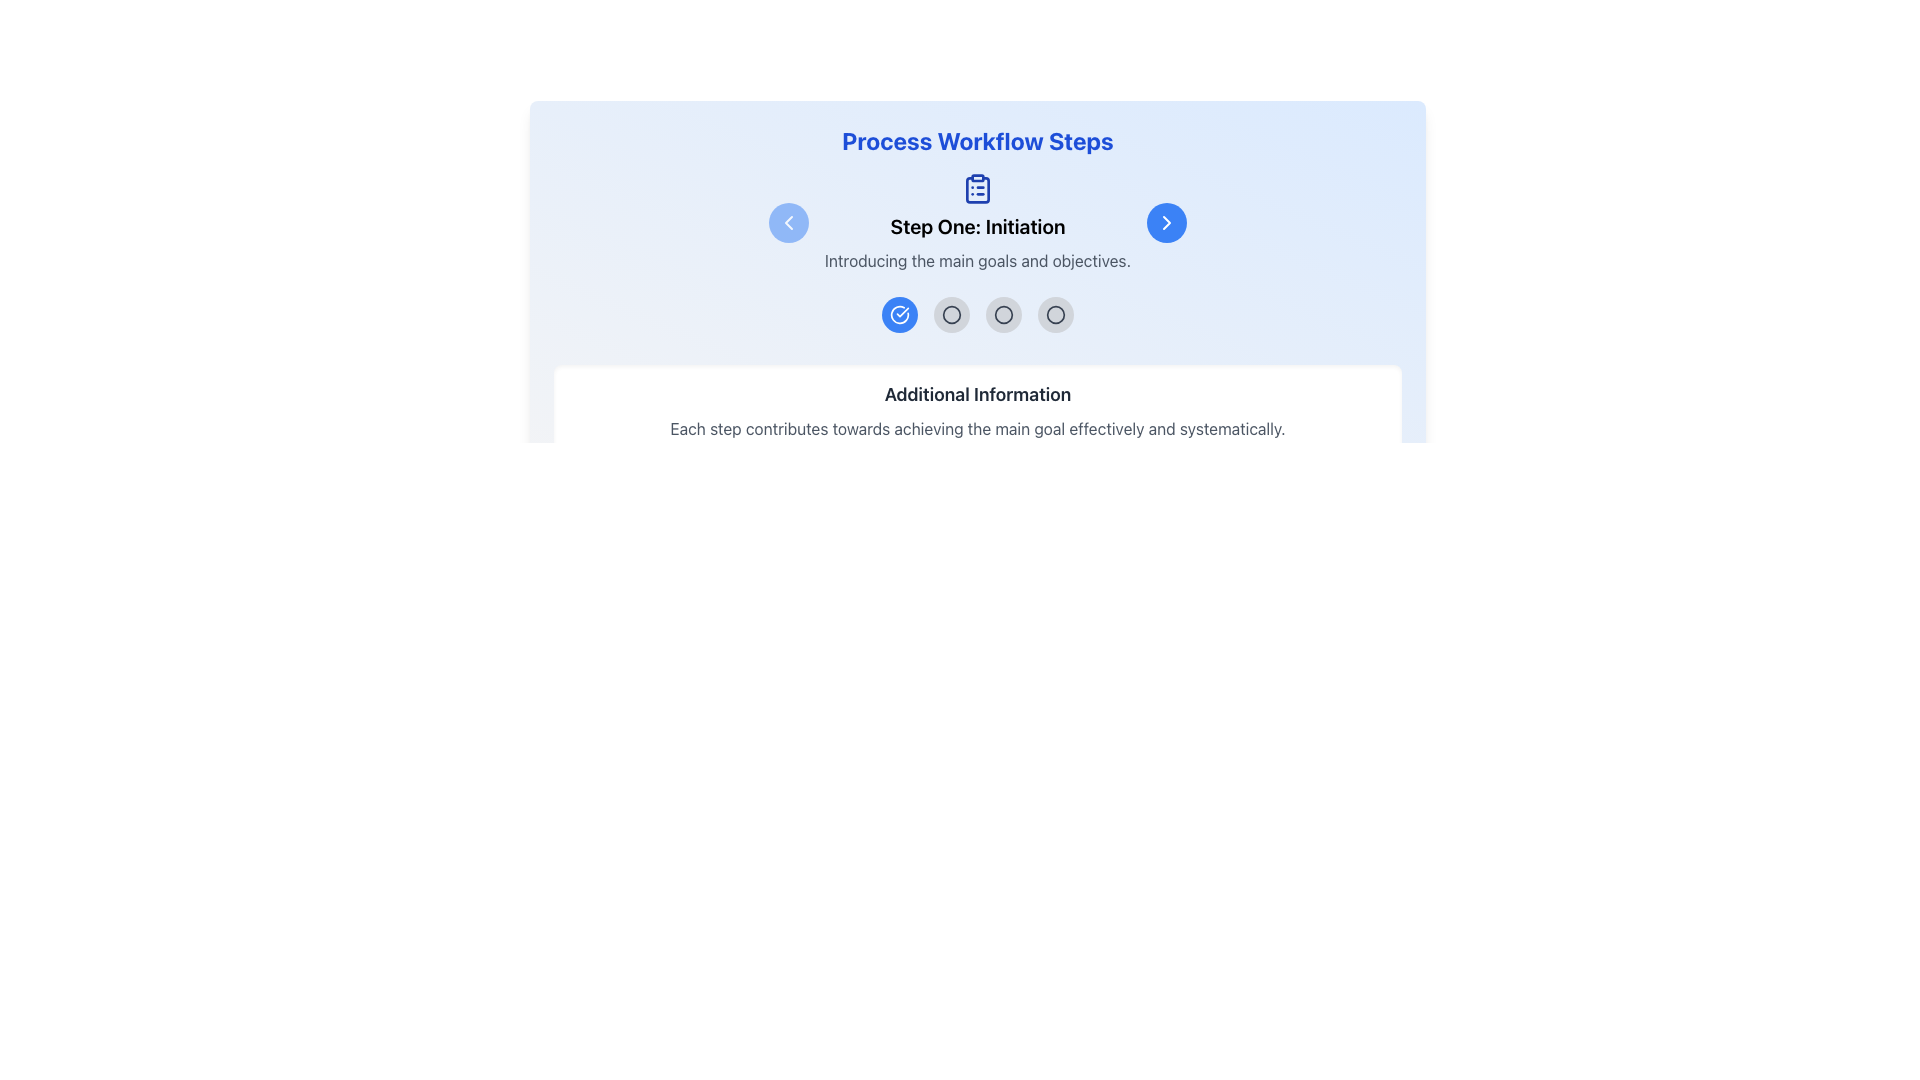  What do you see at coordinates (899, 315) in the screenshot?
I see `the first SVG graphic segment indicating the status of 'Step One: Initiation' in the circular icon group` at bounding box center [899, 315].